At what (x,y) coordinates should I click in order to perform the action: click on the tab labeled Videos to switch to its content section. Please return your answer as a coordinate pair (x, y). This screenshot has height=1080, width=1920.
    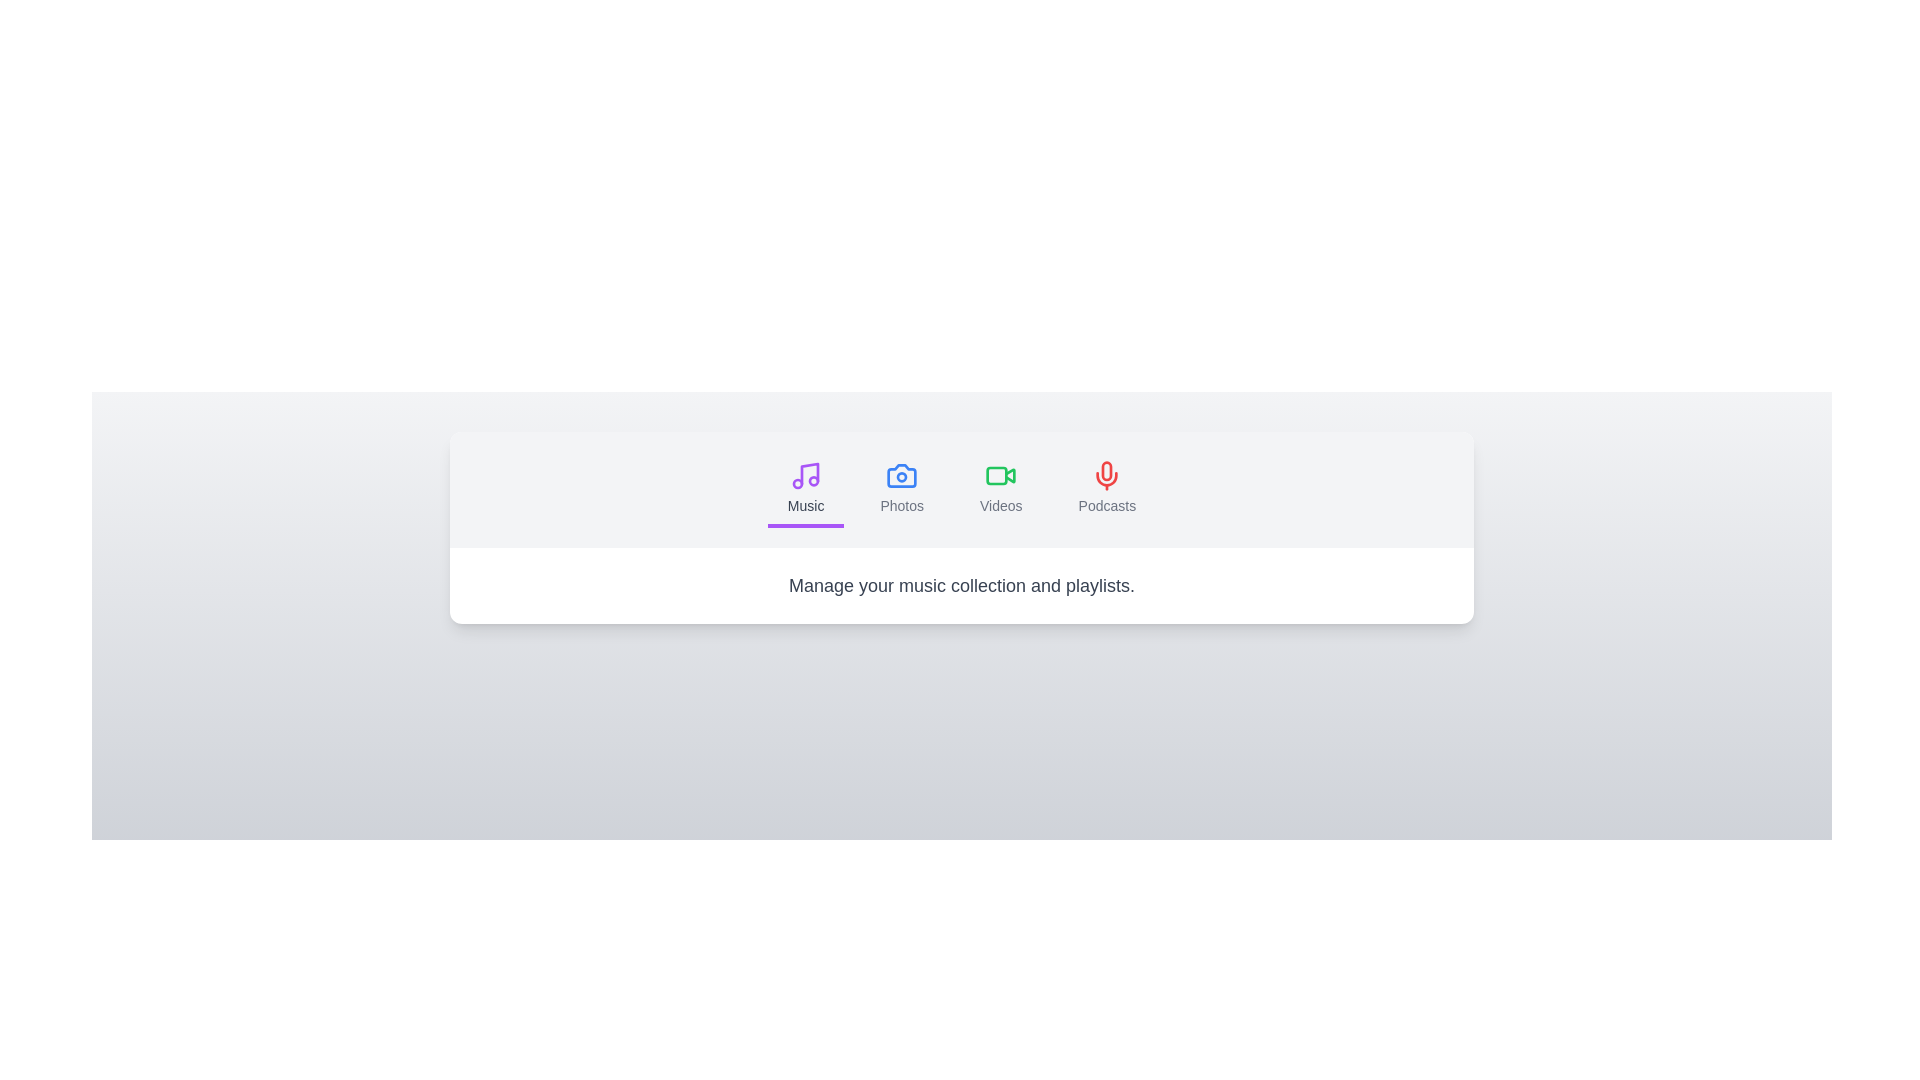
    Looking at the image, I should click on (1001, 489).